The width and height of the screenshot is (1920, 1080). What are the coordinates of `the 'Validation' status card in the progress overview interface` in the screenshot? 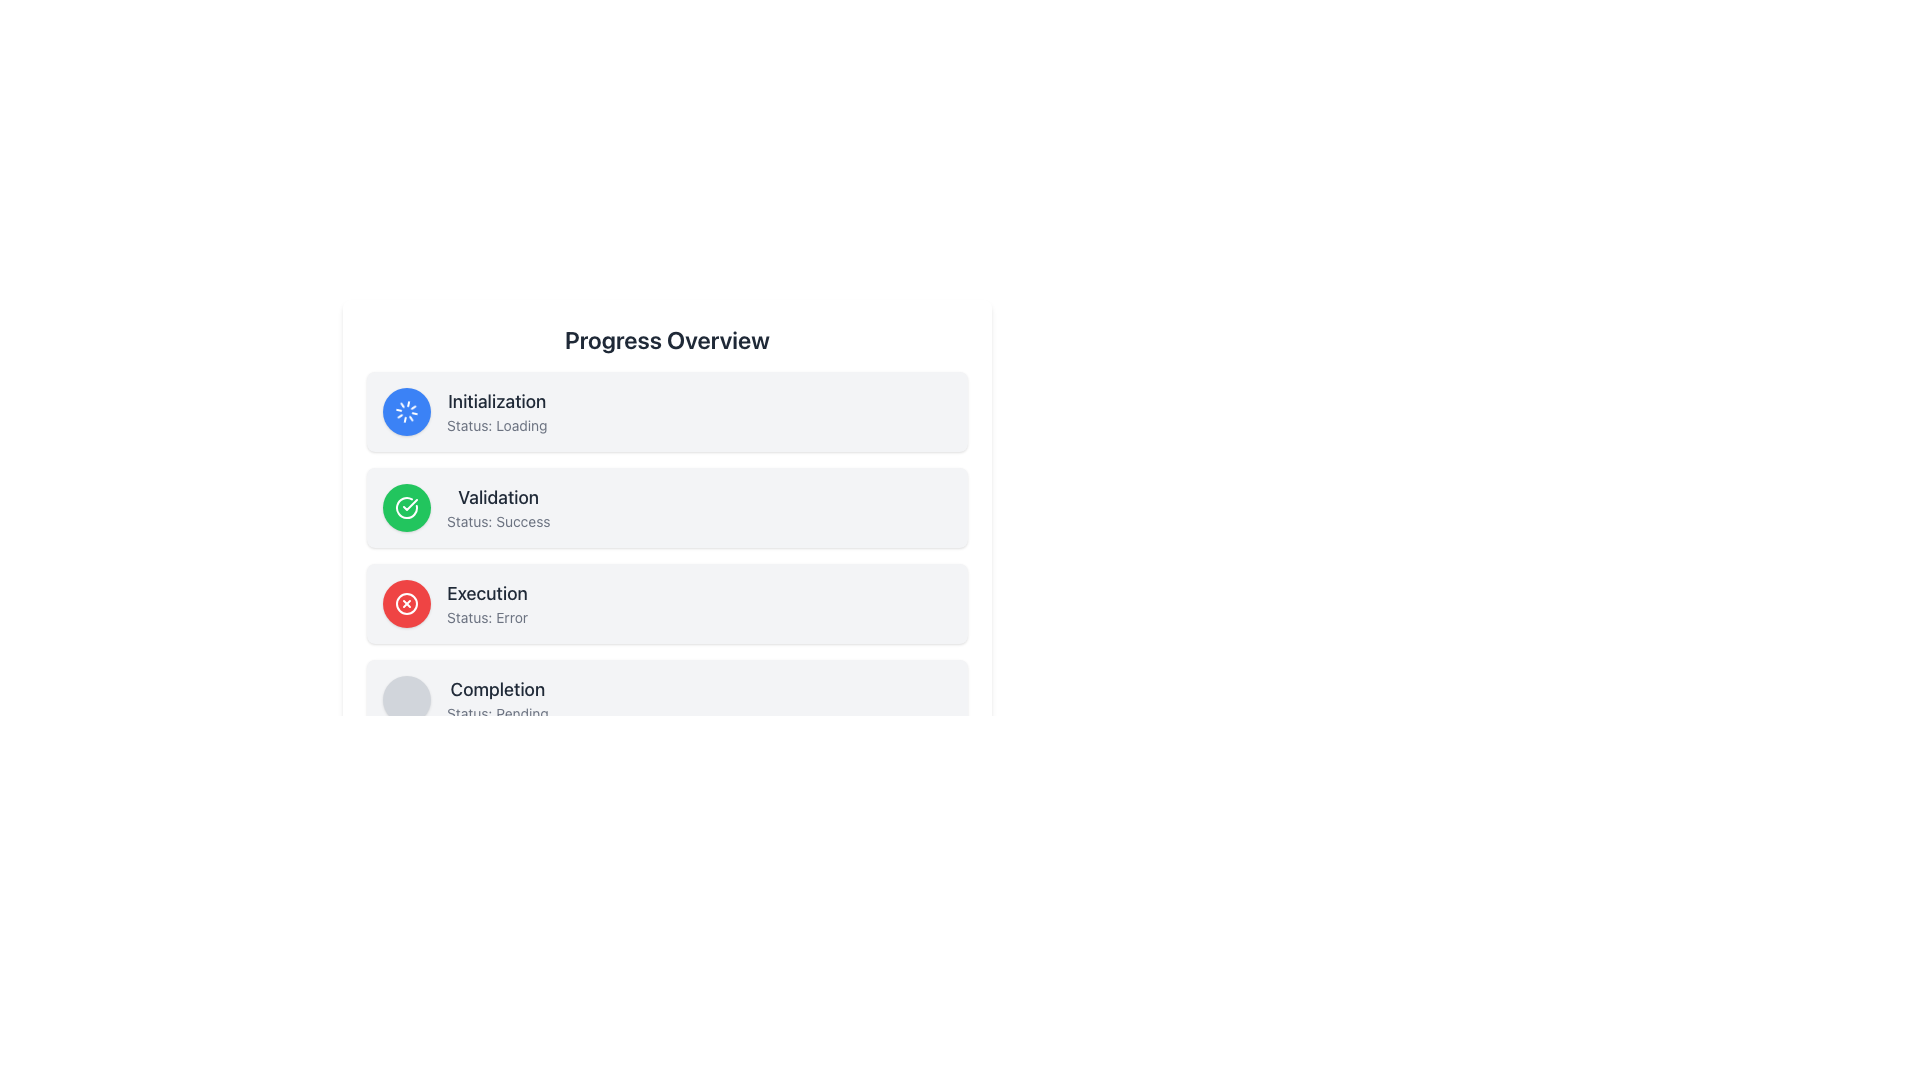 It's located at (667, 483).